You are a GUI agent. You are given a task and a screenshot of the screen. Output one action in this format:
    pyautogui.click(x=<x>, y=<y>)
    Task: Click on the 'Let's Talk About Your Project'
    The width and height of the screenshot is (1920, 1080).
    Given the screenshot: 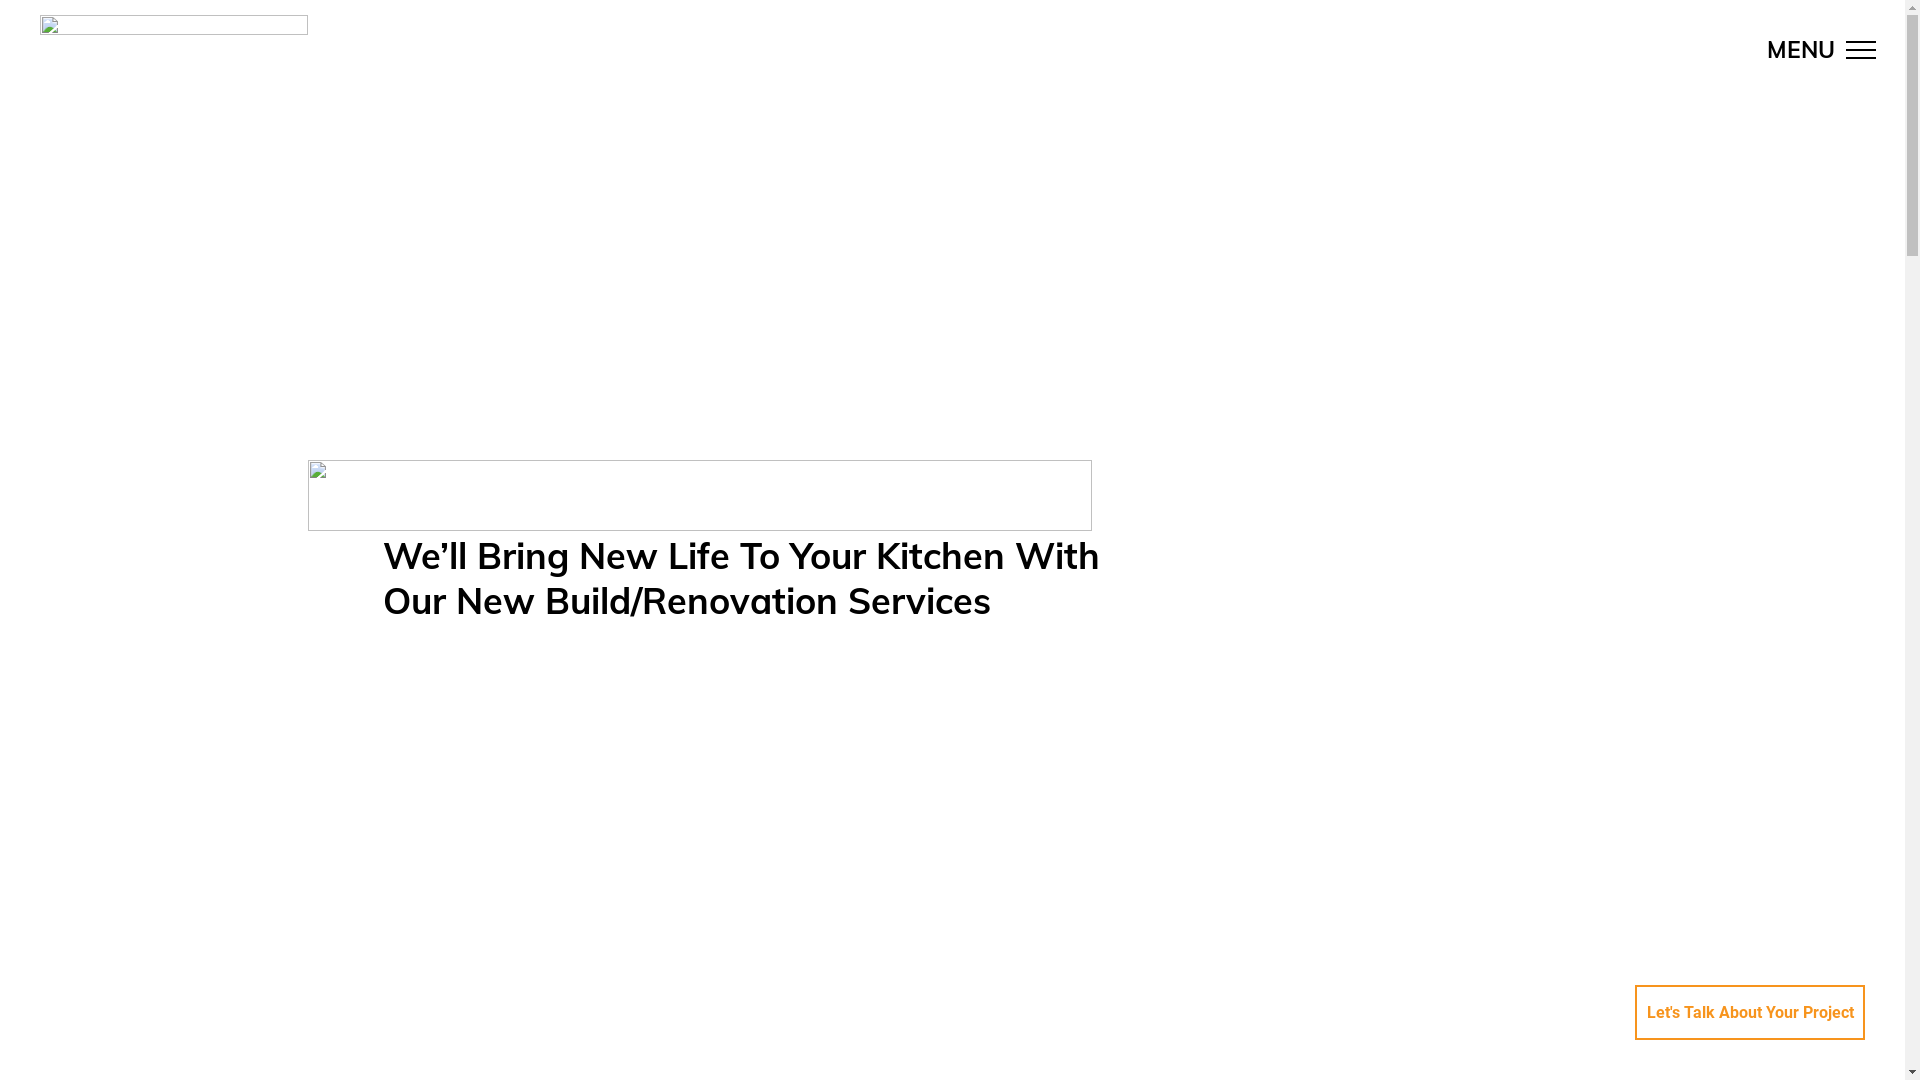 What is the action you would take?
    pyautogui.click(x=1749, y=1012)
    